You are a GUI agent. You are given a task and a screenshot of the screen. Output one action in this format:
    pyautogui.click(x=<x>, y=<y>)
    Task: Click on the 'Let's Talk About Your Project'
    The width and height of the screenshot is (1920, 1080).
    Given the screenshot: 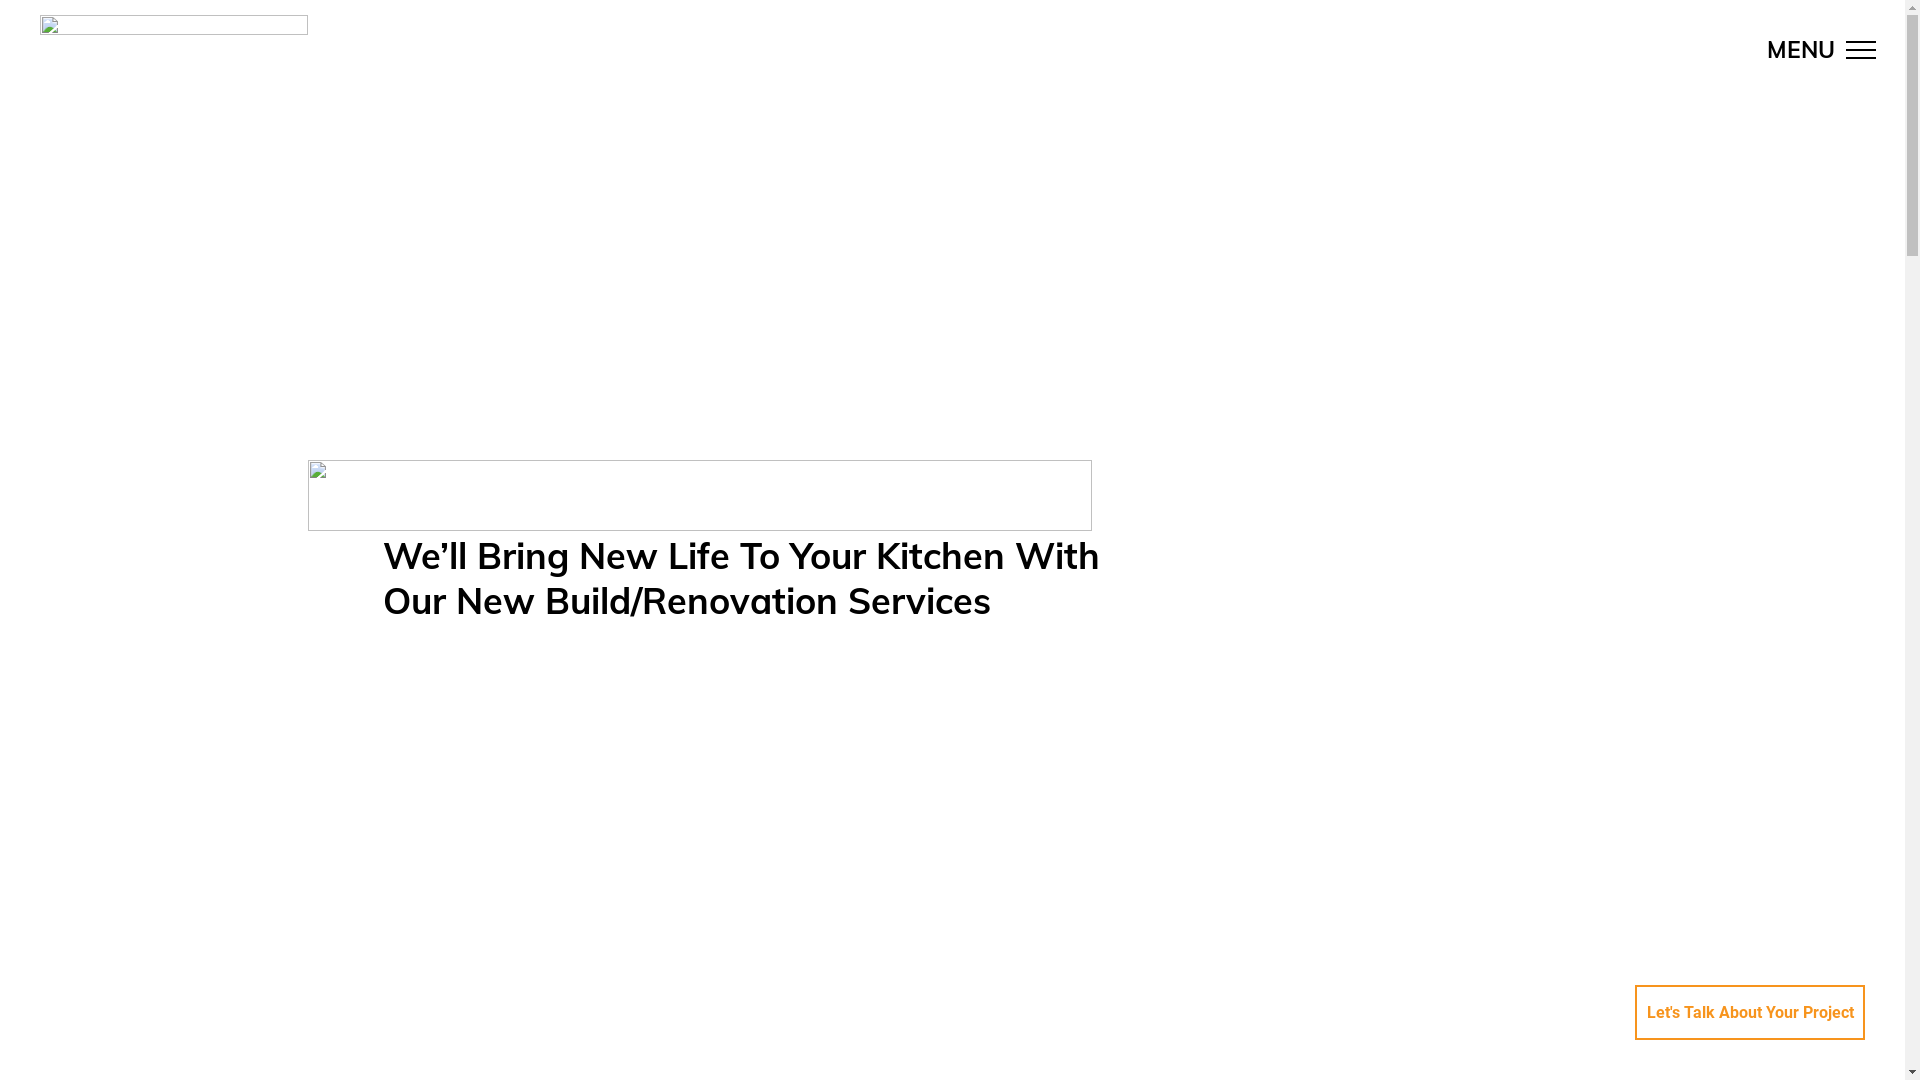 What is the action you would take?
    pyautogui.click(x=1749, y=1012)
    